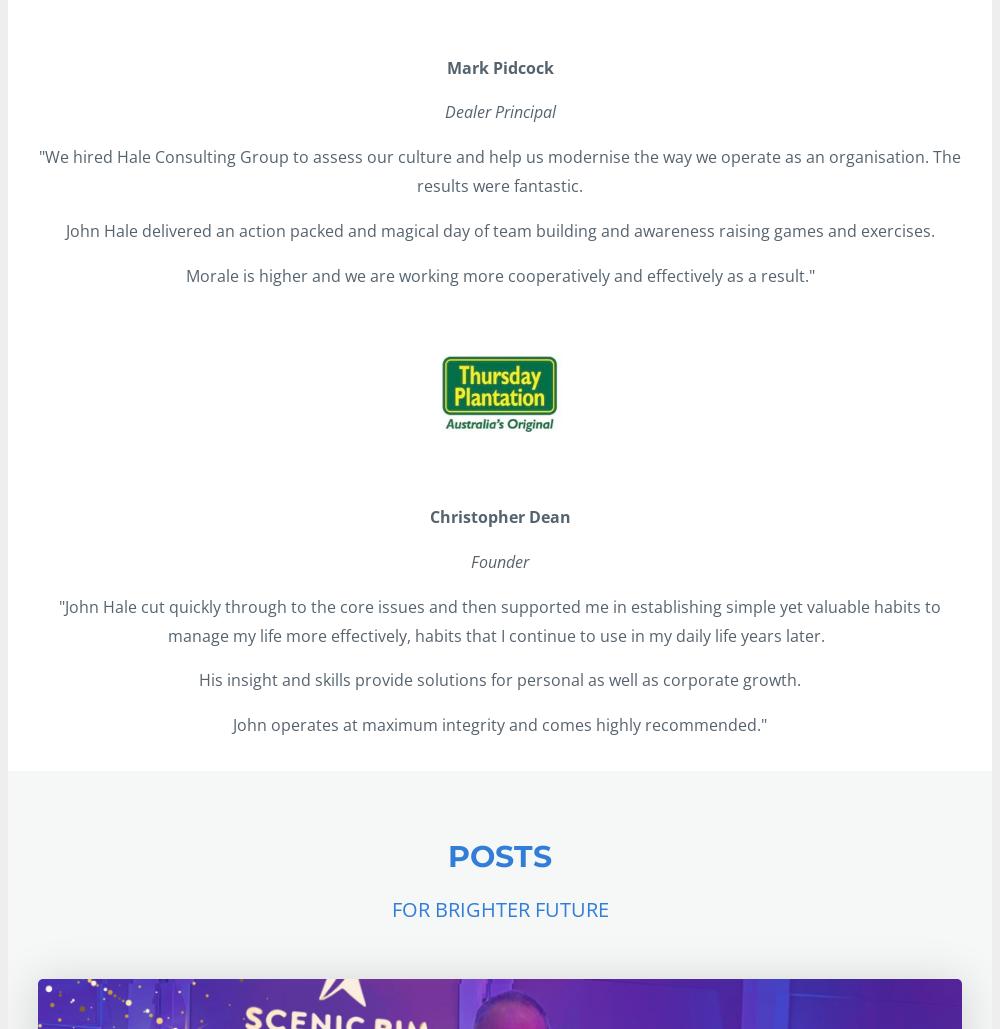 The image size is (1000, 1029). Describe the element at coordinates (498, 515) in the screenshot. I see `'Christopher Dean'` at that location.